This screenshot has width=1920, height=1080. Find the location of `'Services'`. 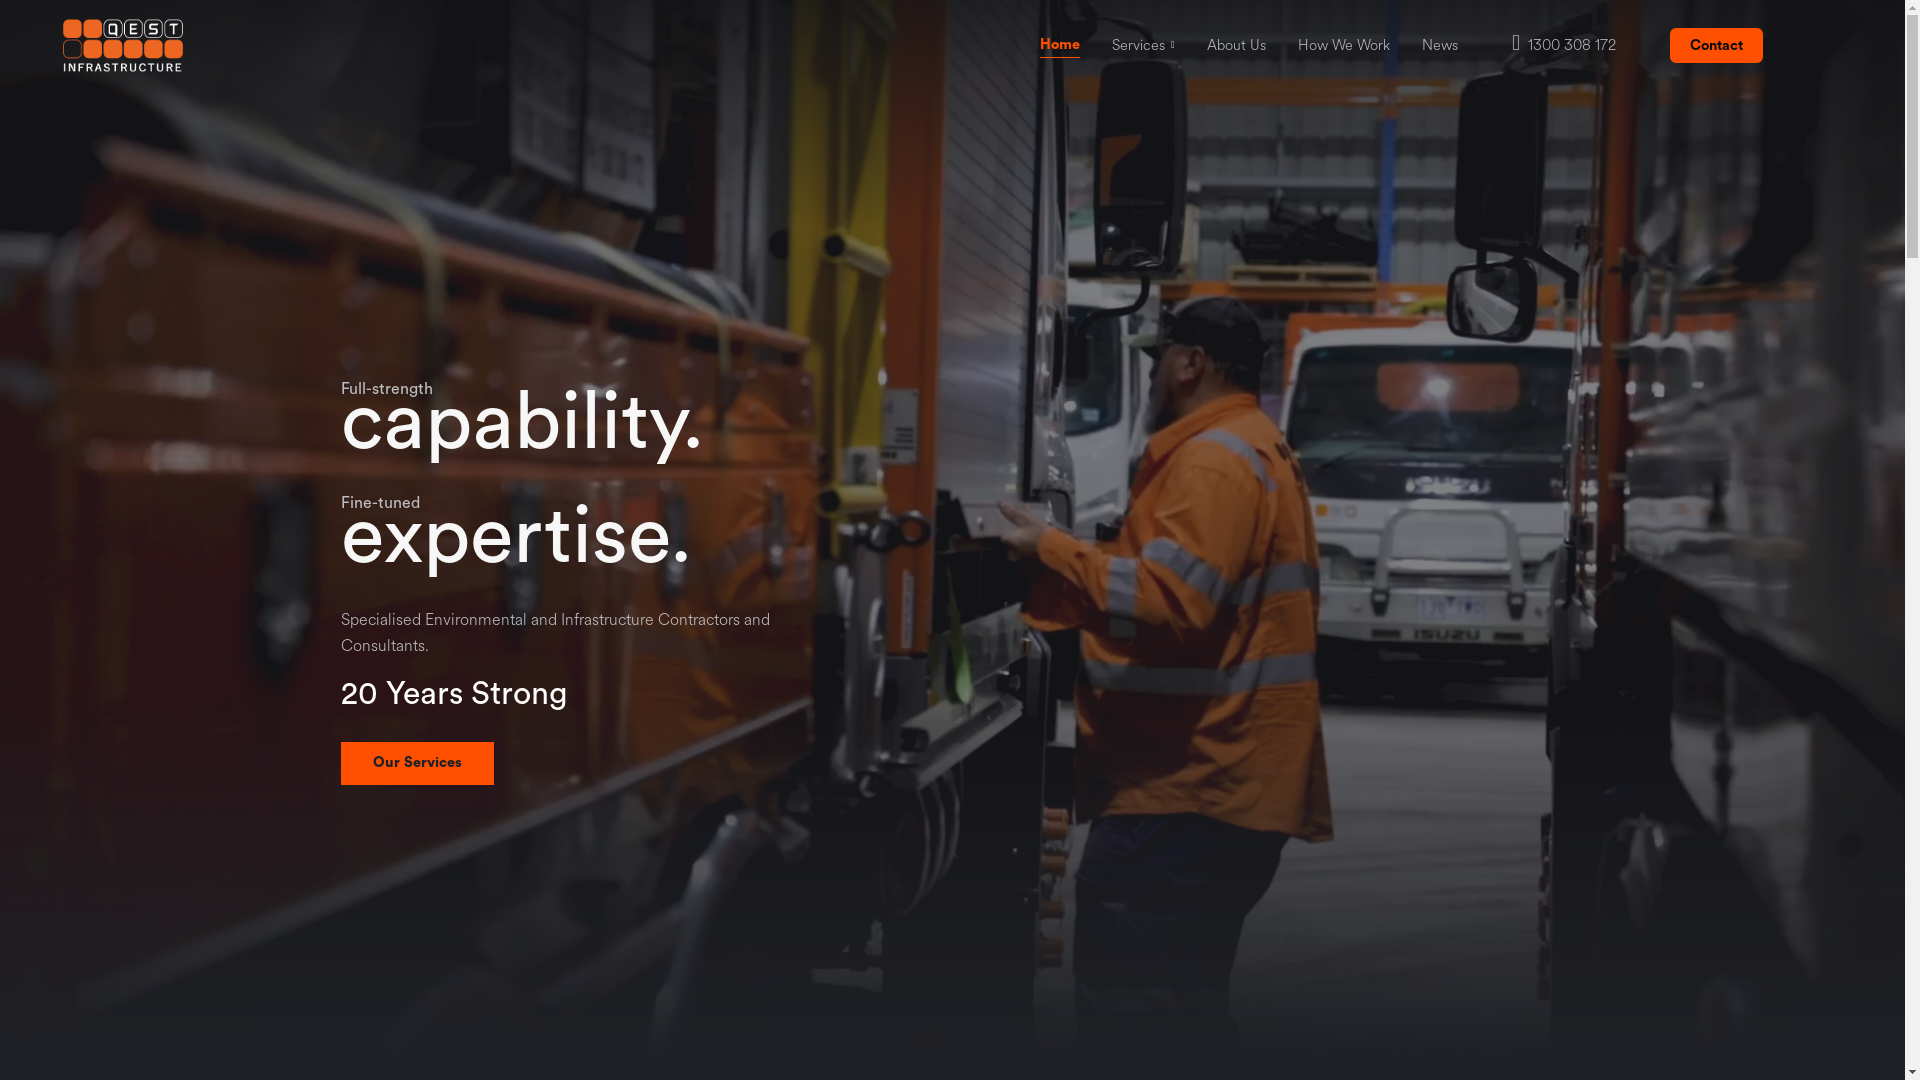

'Services' is located at coordinates (1138, 45).